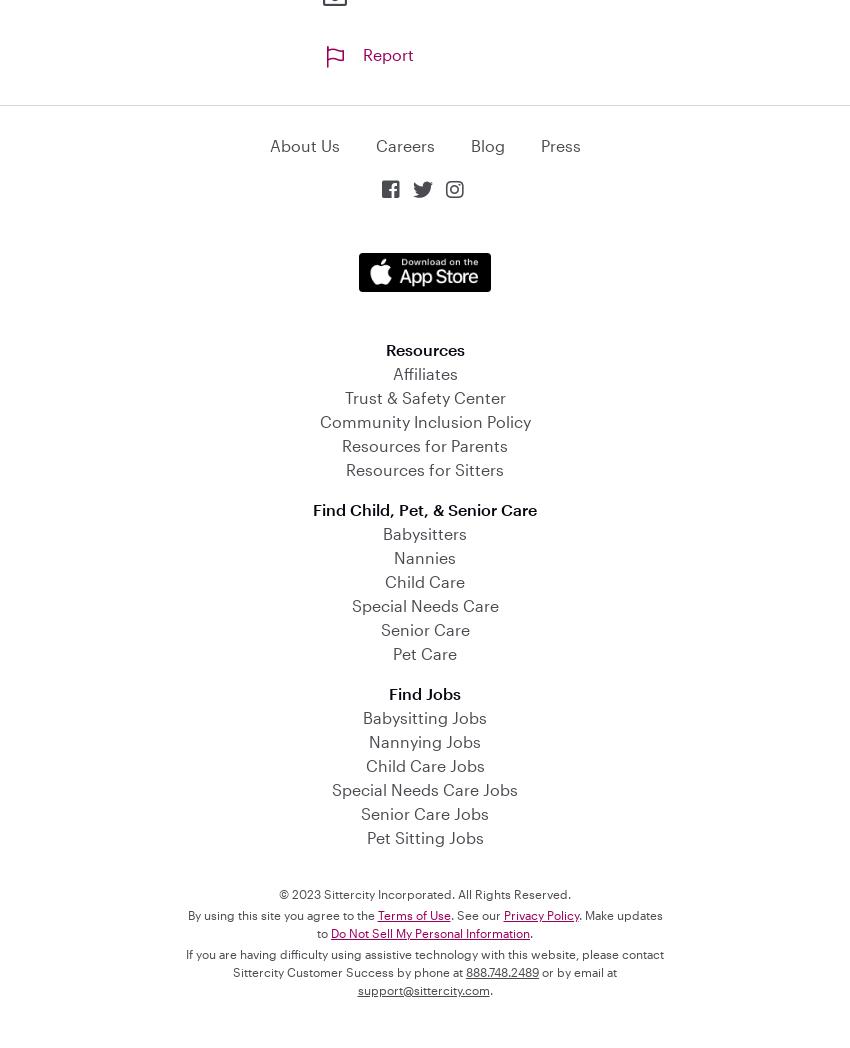 The image size is (850, 1048). What do you see at coordinates (476, 912) in the screenshot?
I see `'.
              See our'` at bounding box center [476, 912].